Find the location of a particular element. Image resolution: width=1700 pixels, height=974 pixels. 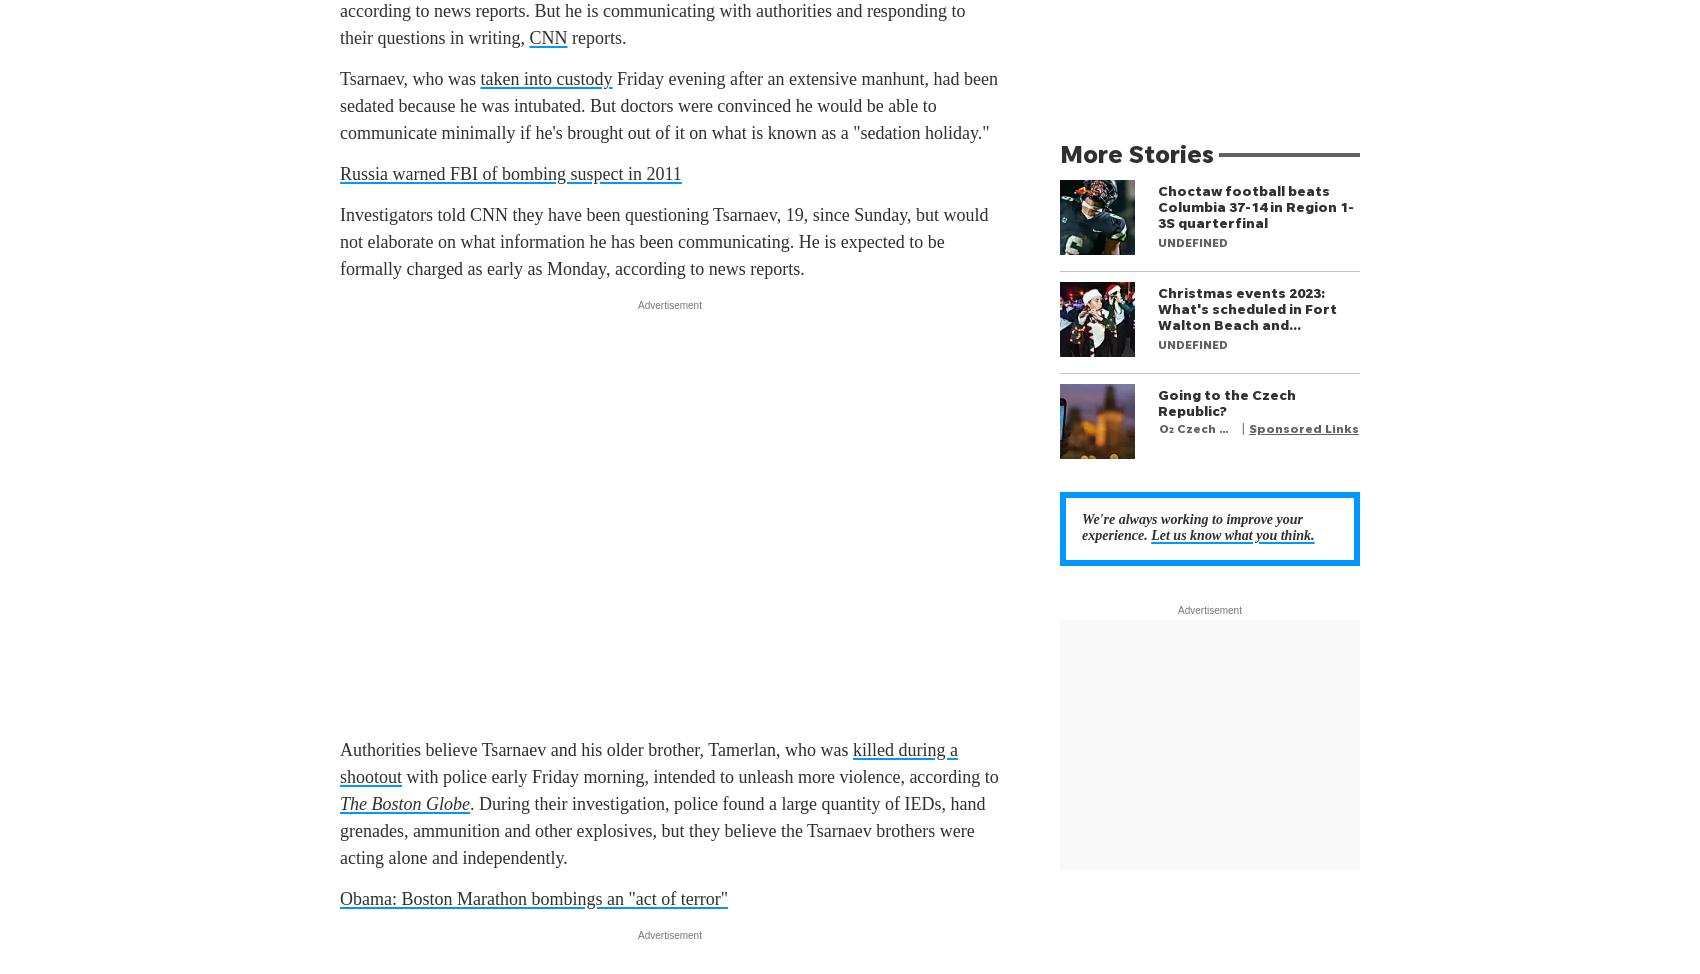

'Investigators told CNN they have been questioning Tsarnaev, 19, since Sunday, but would not elaborate on what information he has been communicating. He is expected to be formally charged as early as Monday, according to news reports.' is located at coordinates (664, 242).